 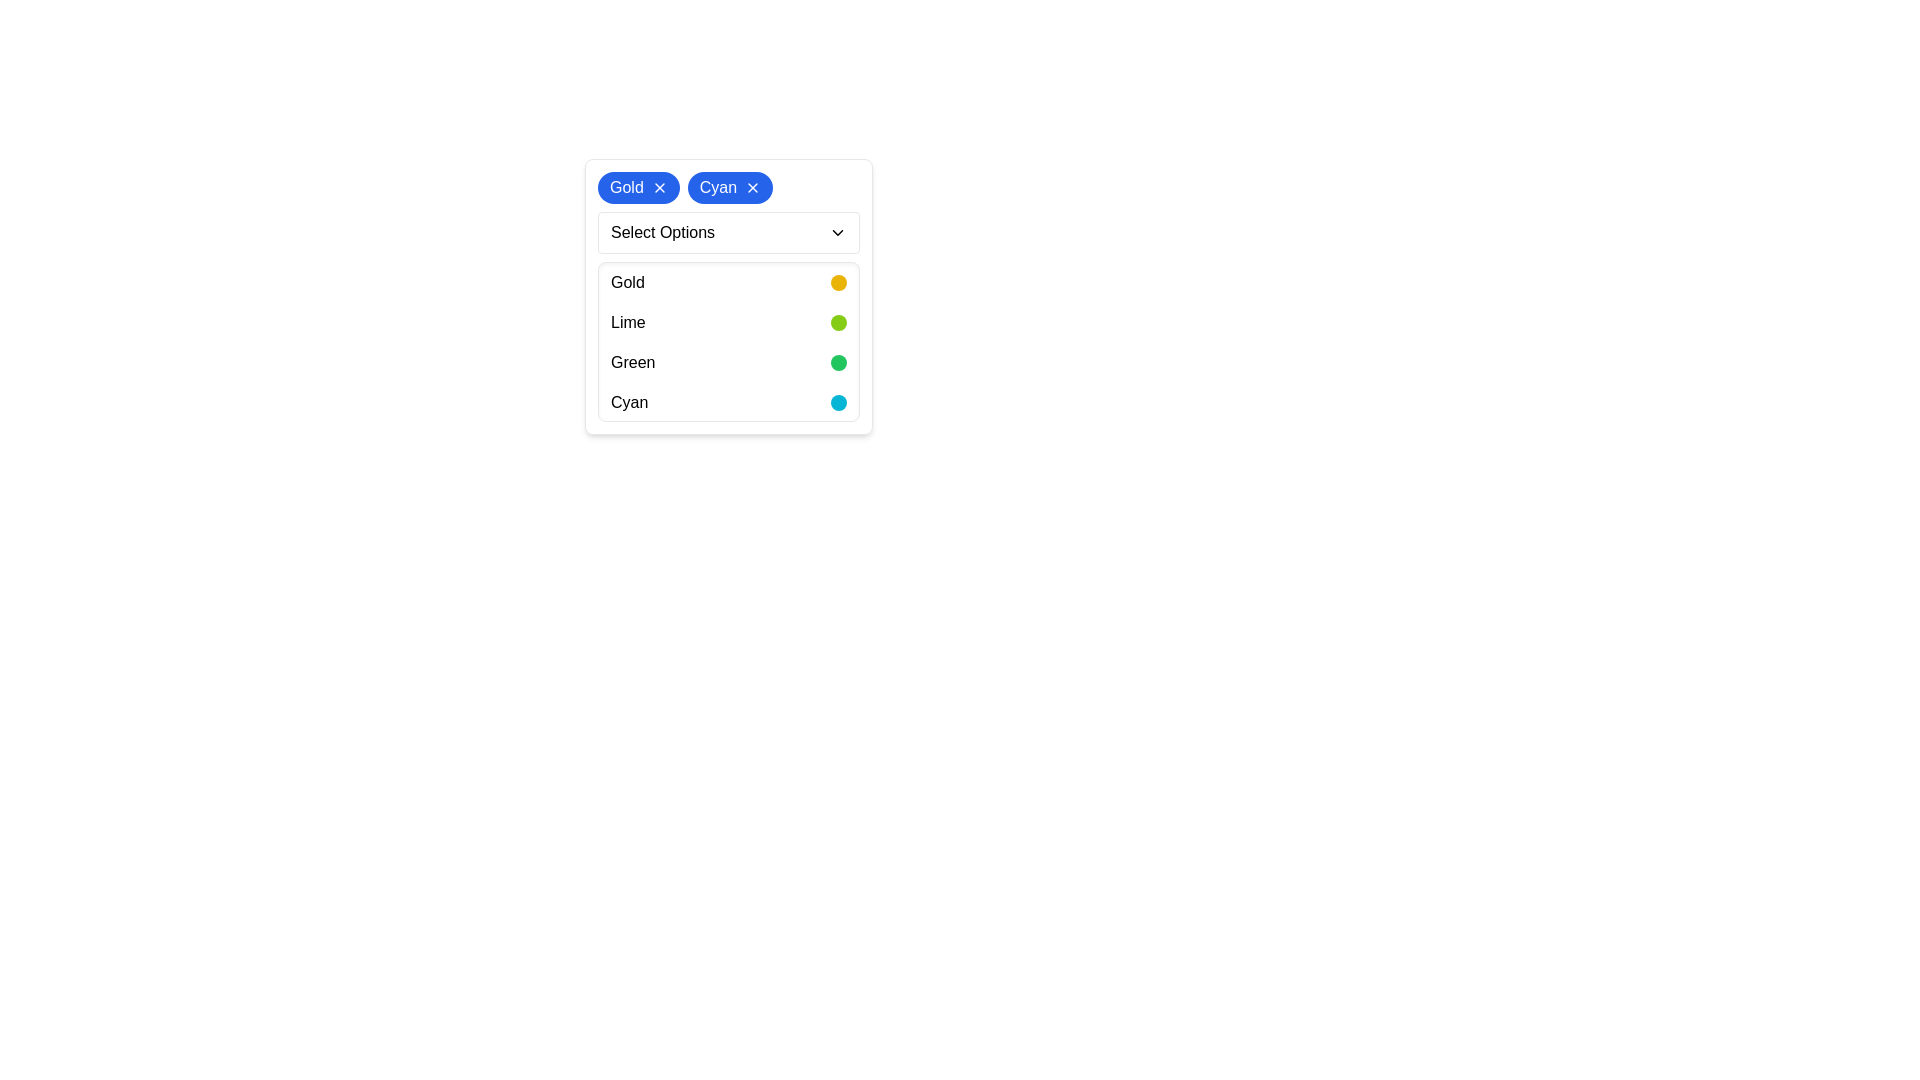 What do you see at coordinates (839, 282) in the screenshot?
I see `the distinctive yellow circular icon located to the right of the text 'Gold' in the dropdown menu` at bounding box center [839, 282].